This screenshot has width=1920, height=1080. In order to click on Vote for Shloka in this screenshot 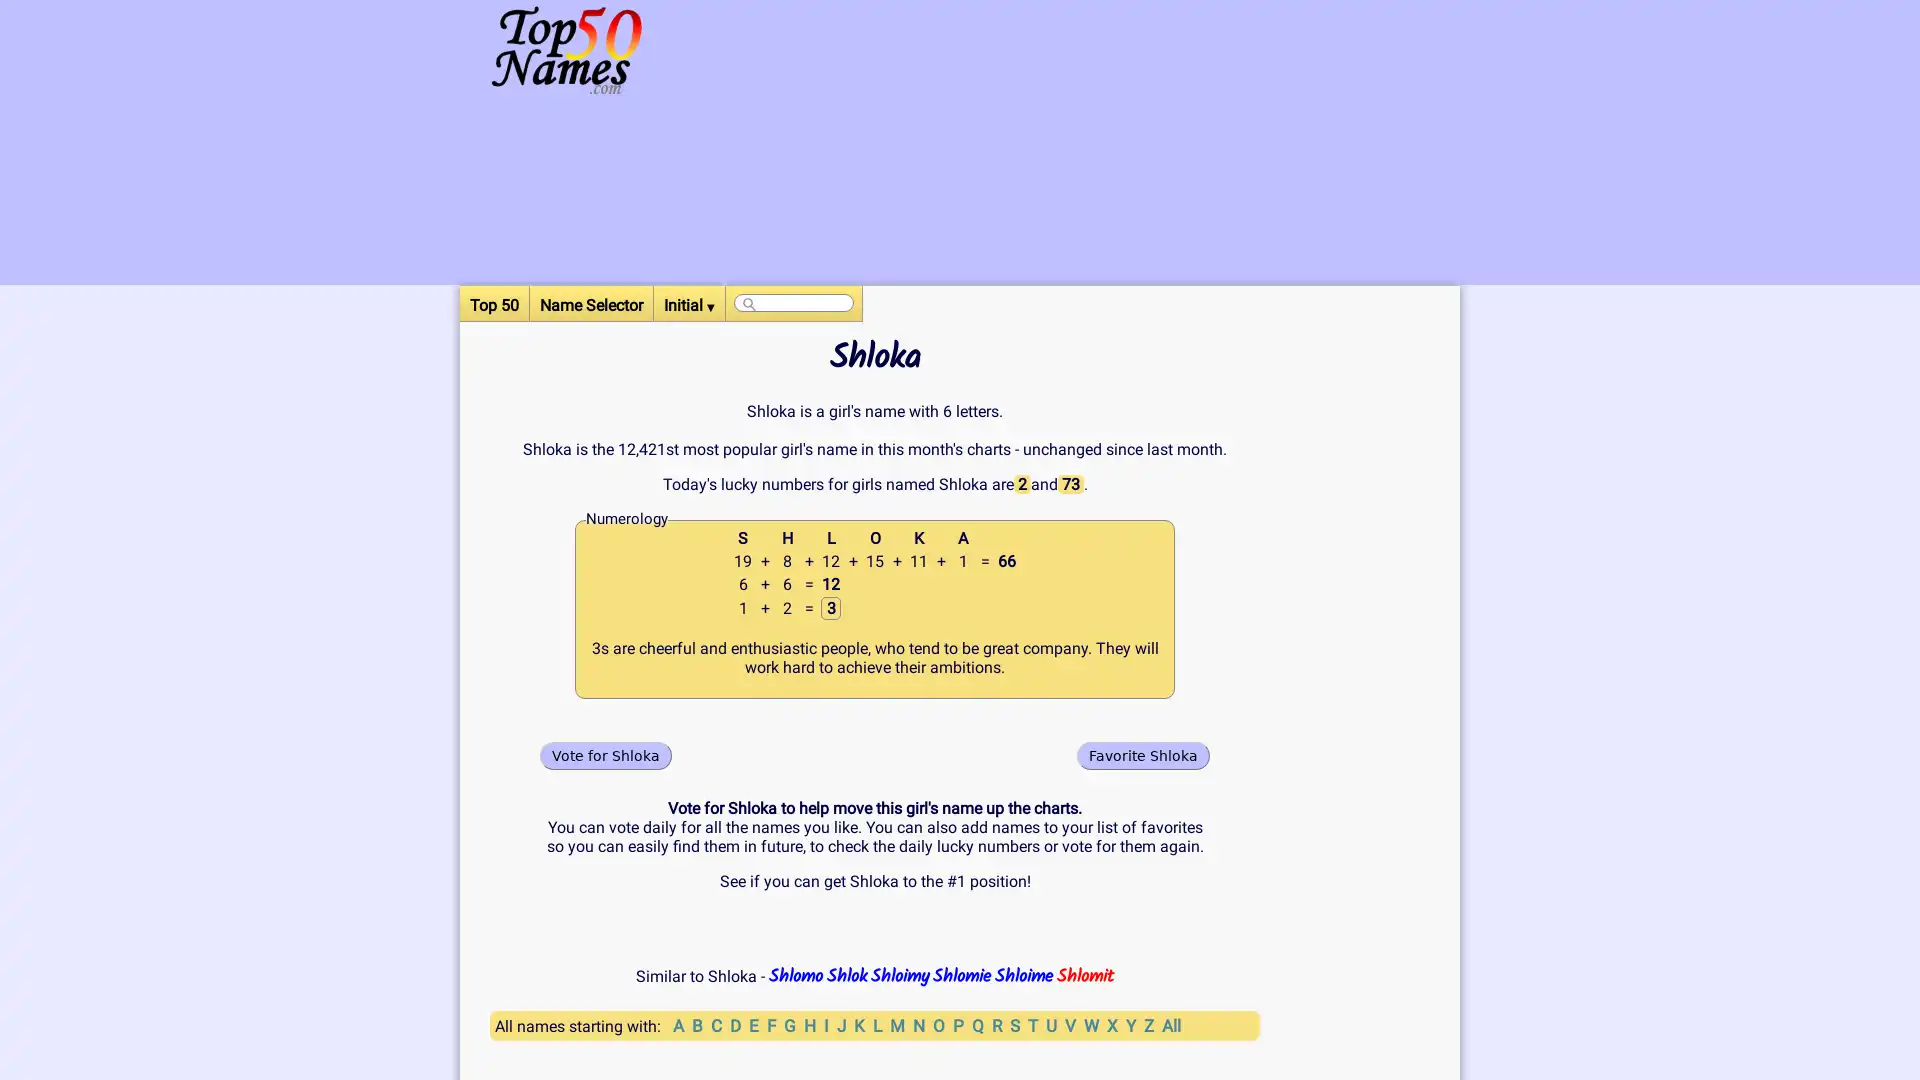, I will do `click(604, 755)`.